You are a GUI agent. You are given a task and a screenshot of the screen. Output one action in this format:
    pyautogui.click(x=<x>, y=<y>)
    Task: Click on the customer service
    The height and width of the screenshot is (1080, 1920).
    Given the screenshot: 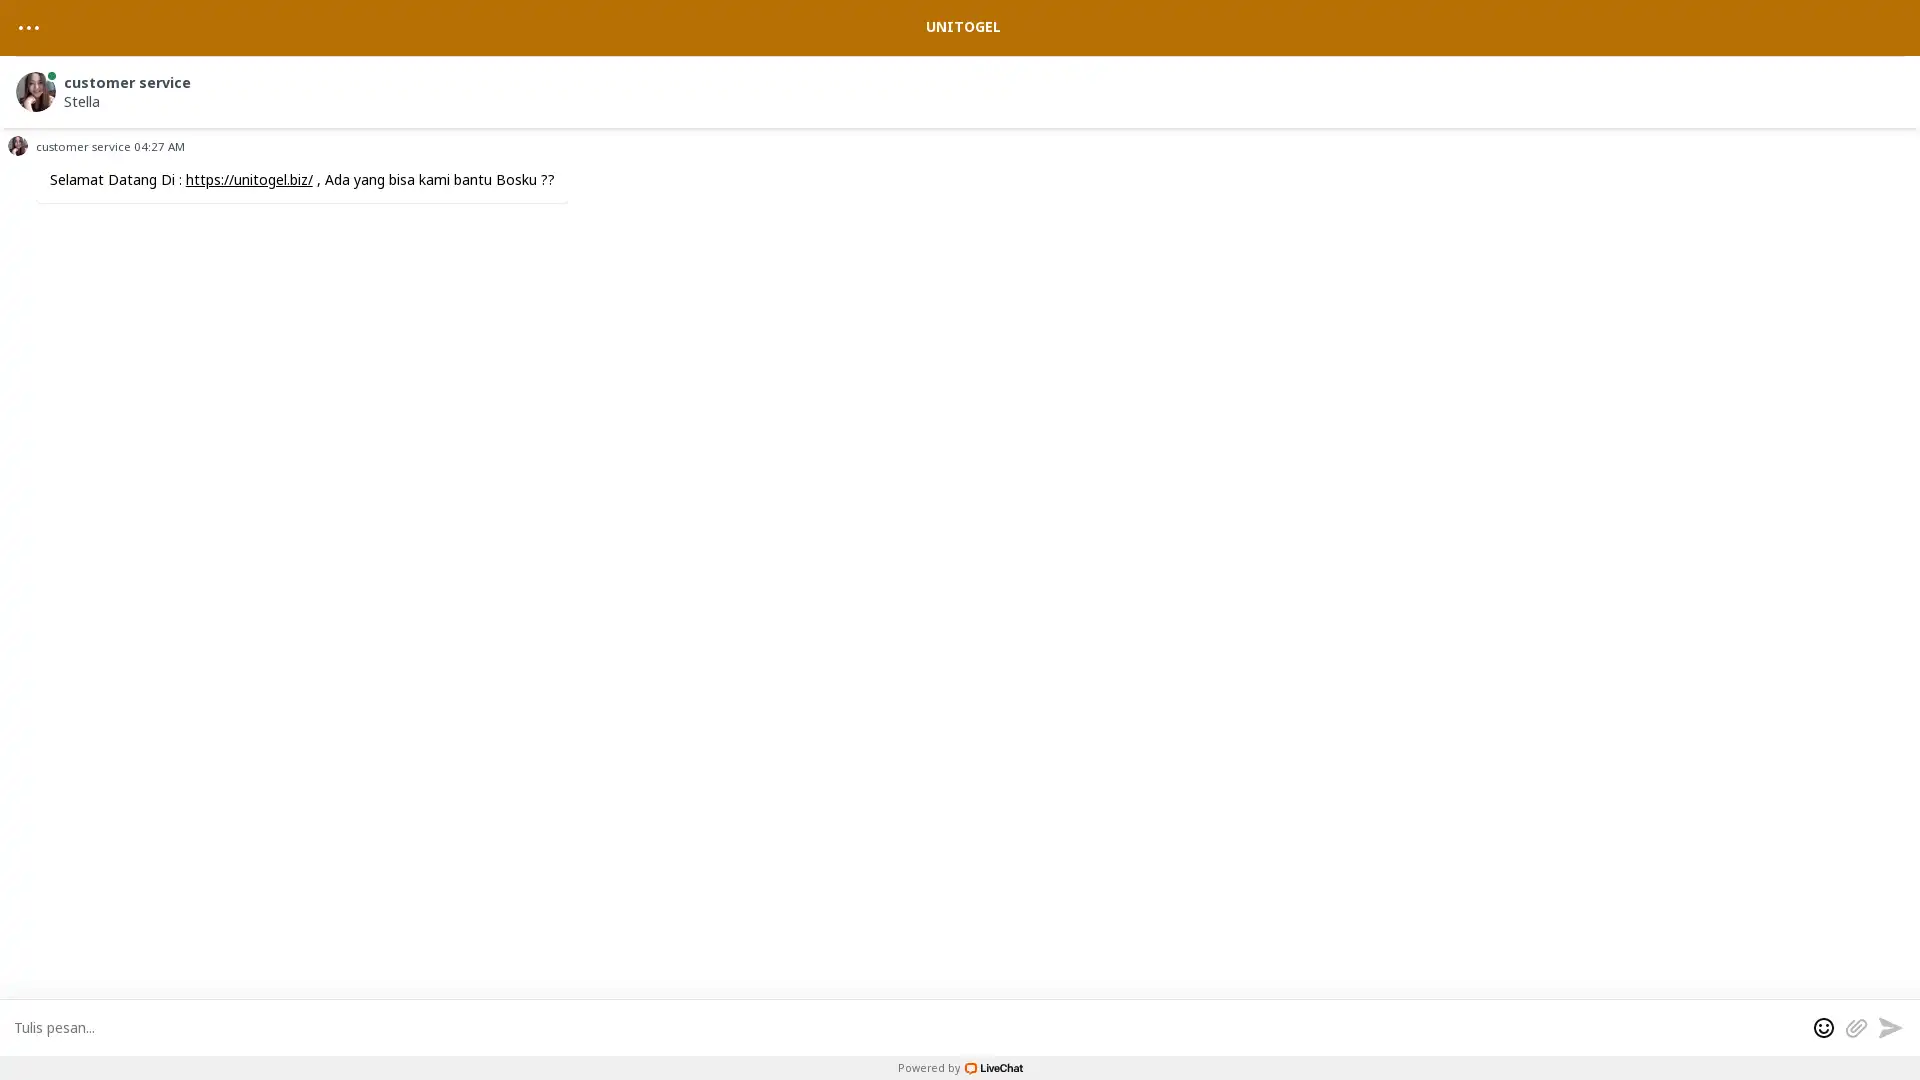 What is the action you would take?
    pyautogui.click(x=963, y=87)
    